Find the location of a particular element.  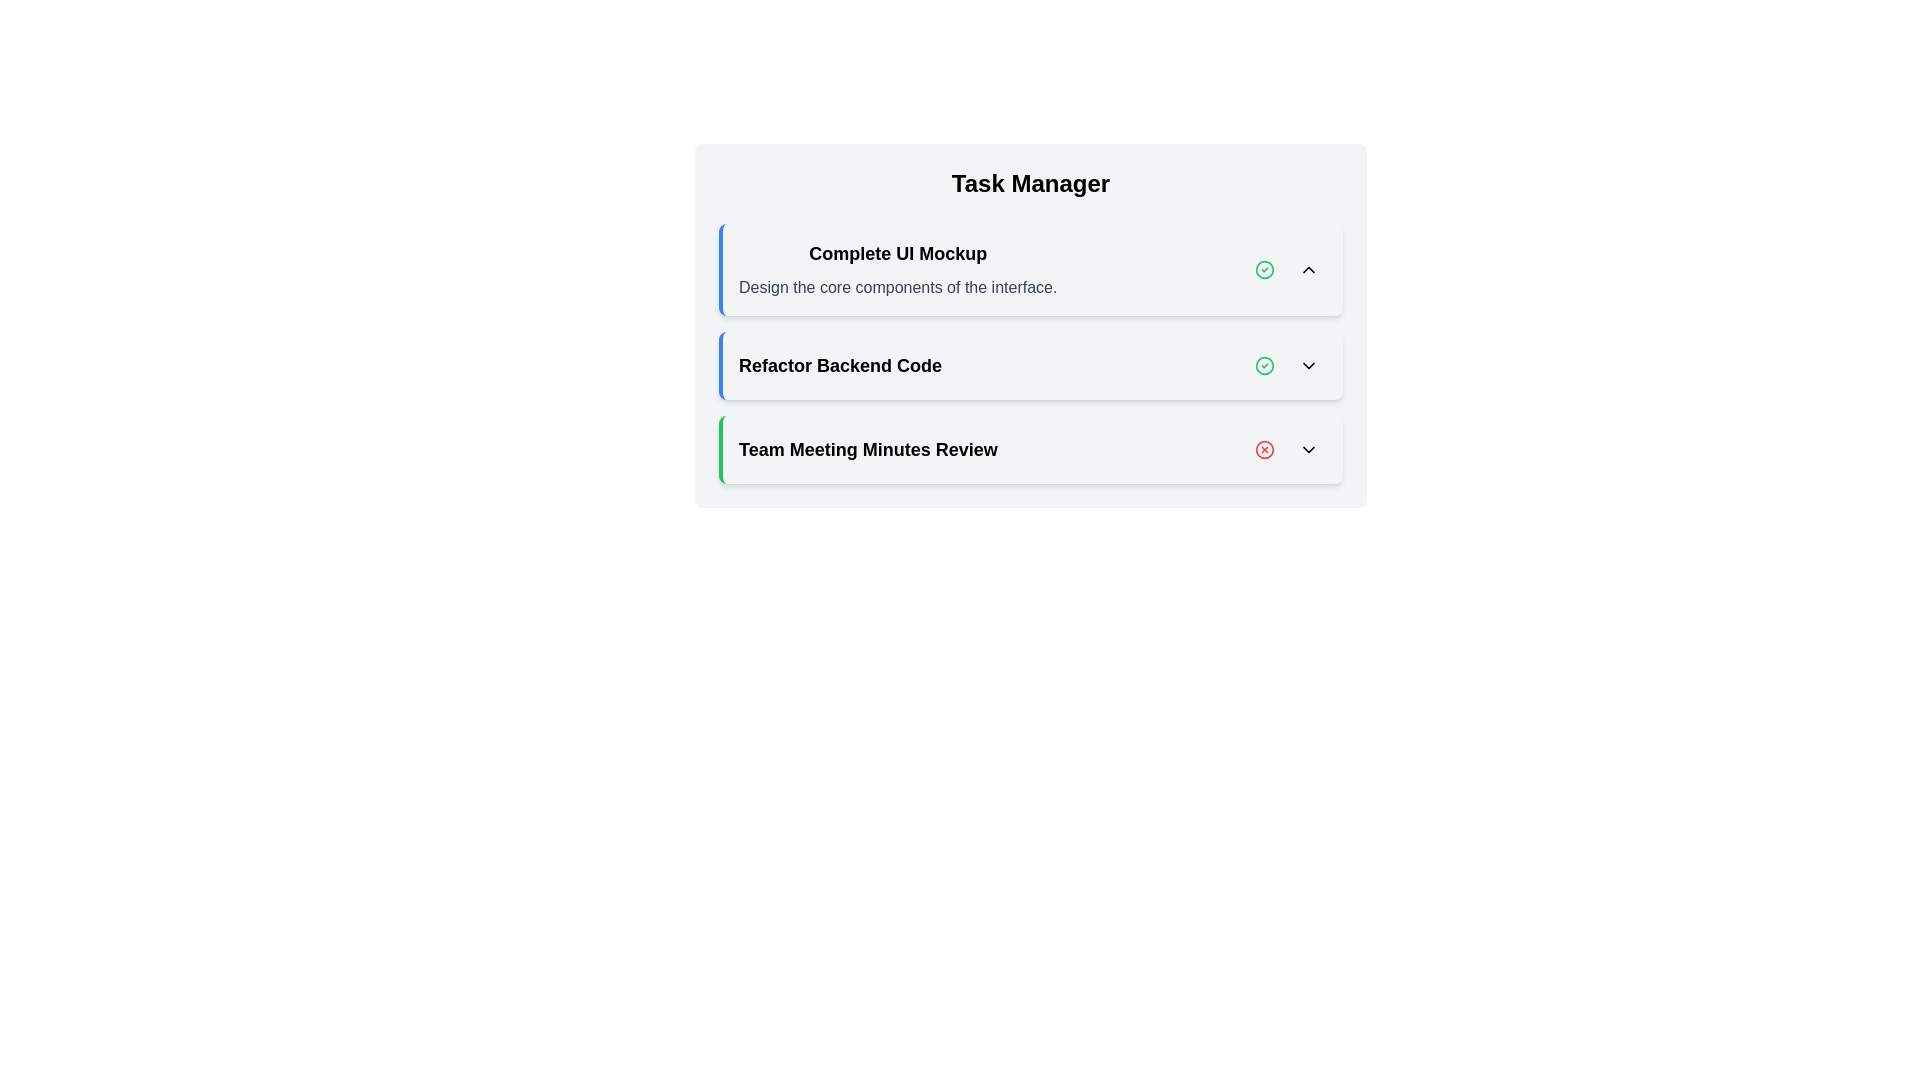

the chevron-down icon button located to the right of 'Team Meeting Minutes Review' in the third row of the task list under 'Task Manager' is located at coordinates (1309, 450).